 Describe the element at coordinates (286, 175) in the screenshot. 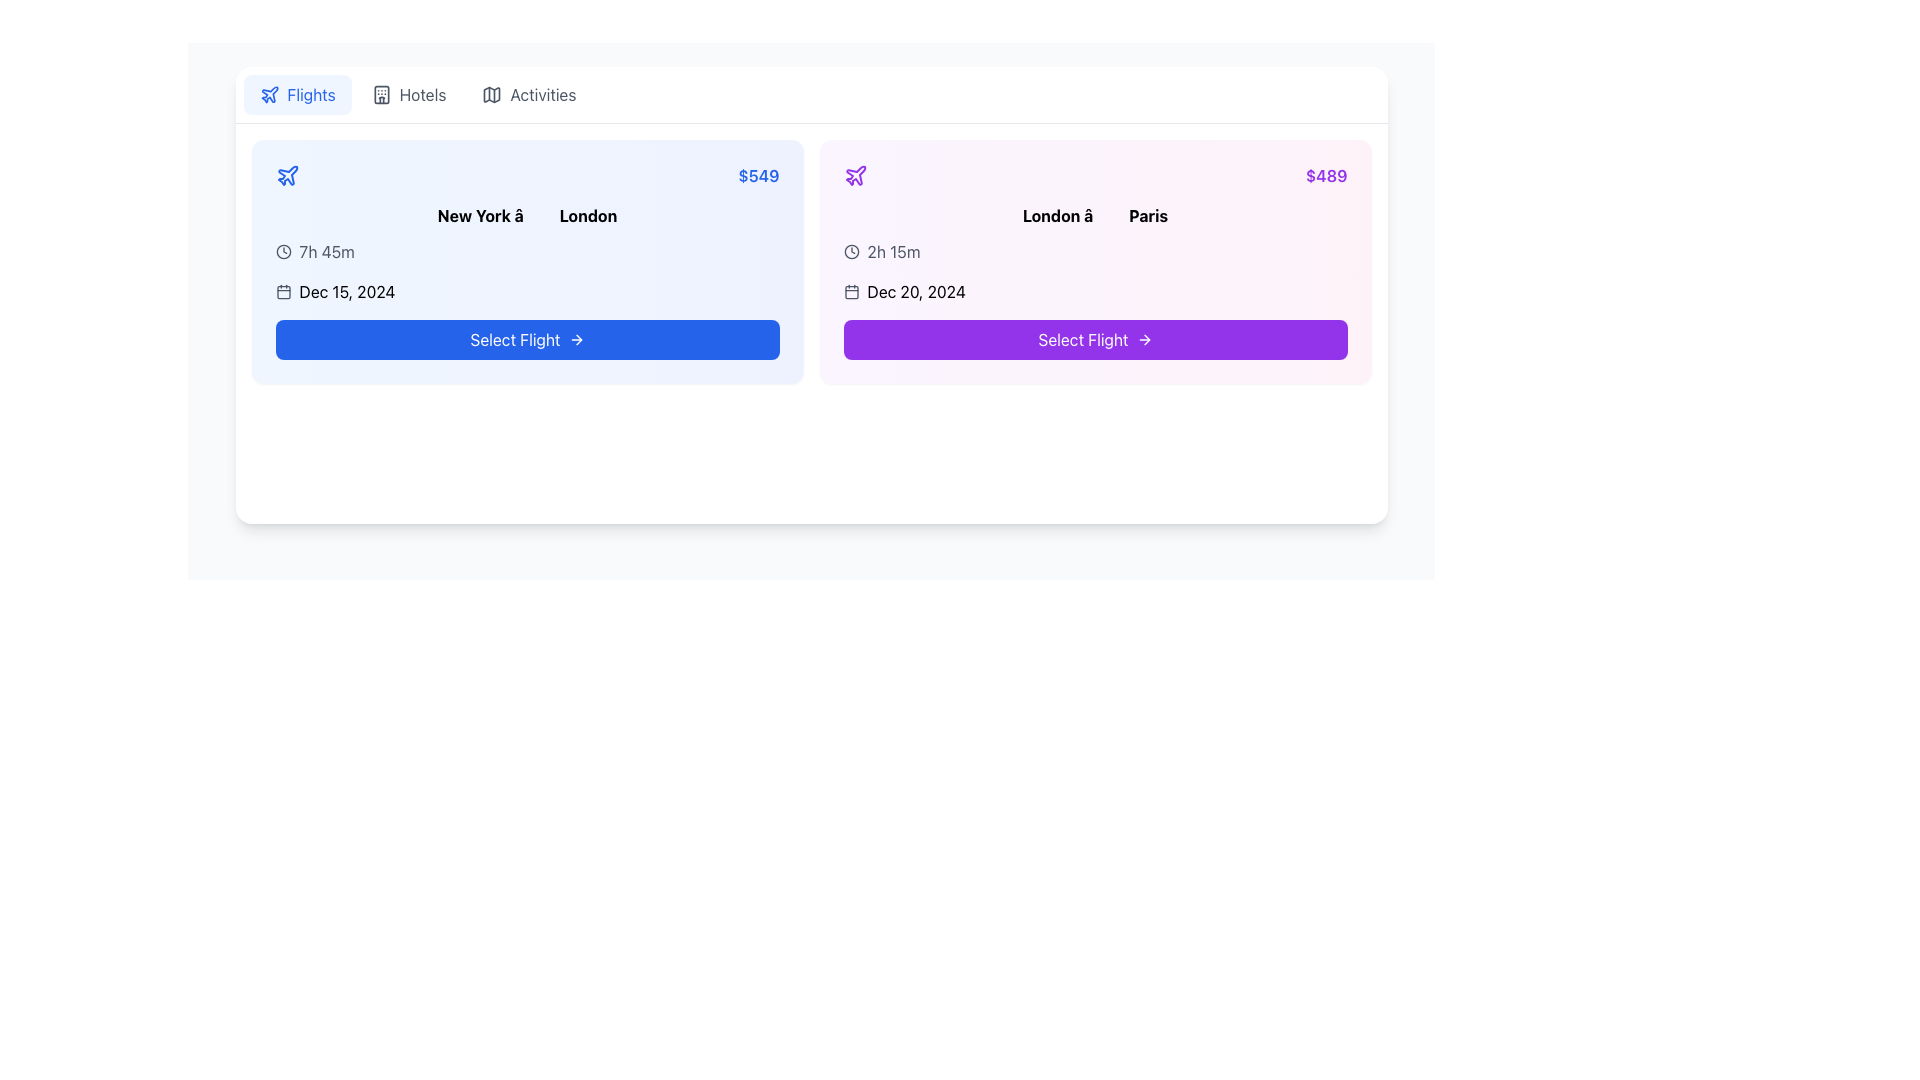

I see `the airplane icon located at the top-left corner of the flight ticket card, which represents a flight option or airline association` at that location.